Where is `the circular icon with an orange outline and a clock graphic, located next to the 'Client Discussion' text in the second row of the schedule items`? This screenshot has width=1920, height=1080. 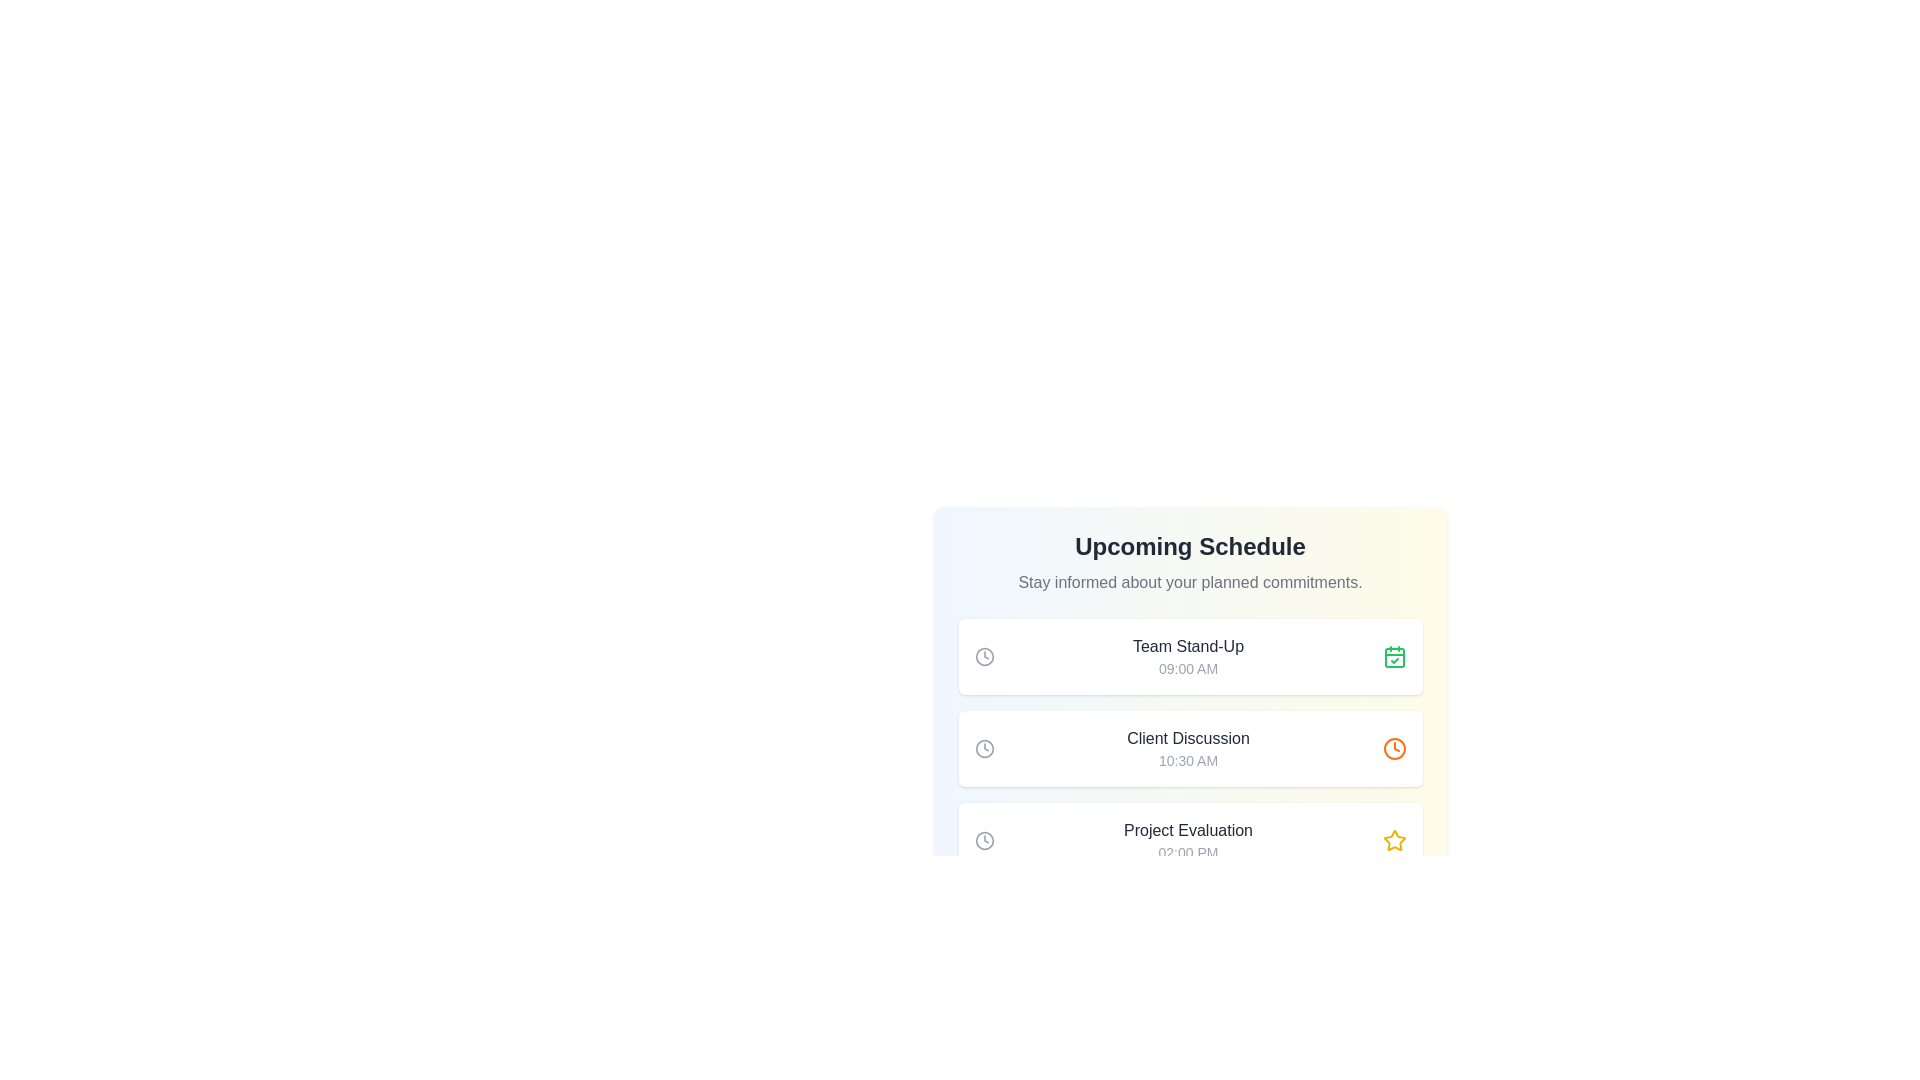 the circular icon with an orange outline and a clock graphic, located next to the 'Client Discussion' text in the second row of the schedule items is located at coordinates (1393, 748).